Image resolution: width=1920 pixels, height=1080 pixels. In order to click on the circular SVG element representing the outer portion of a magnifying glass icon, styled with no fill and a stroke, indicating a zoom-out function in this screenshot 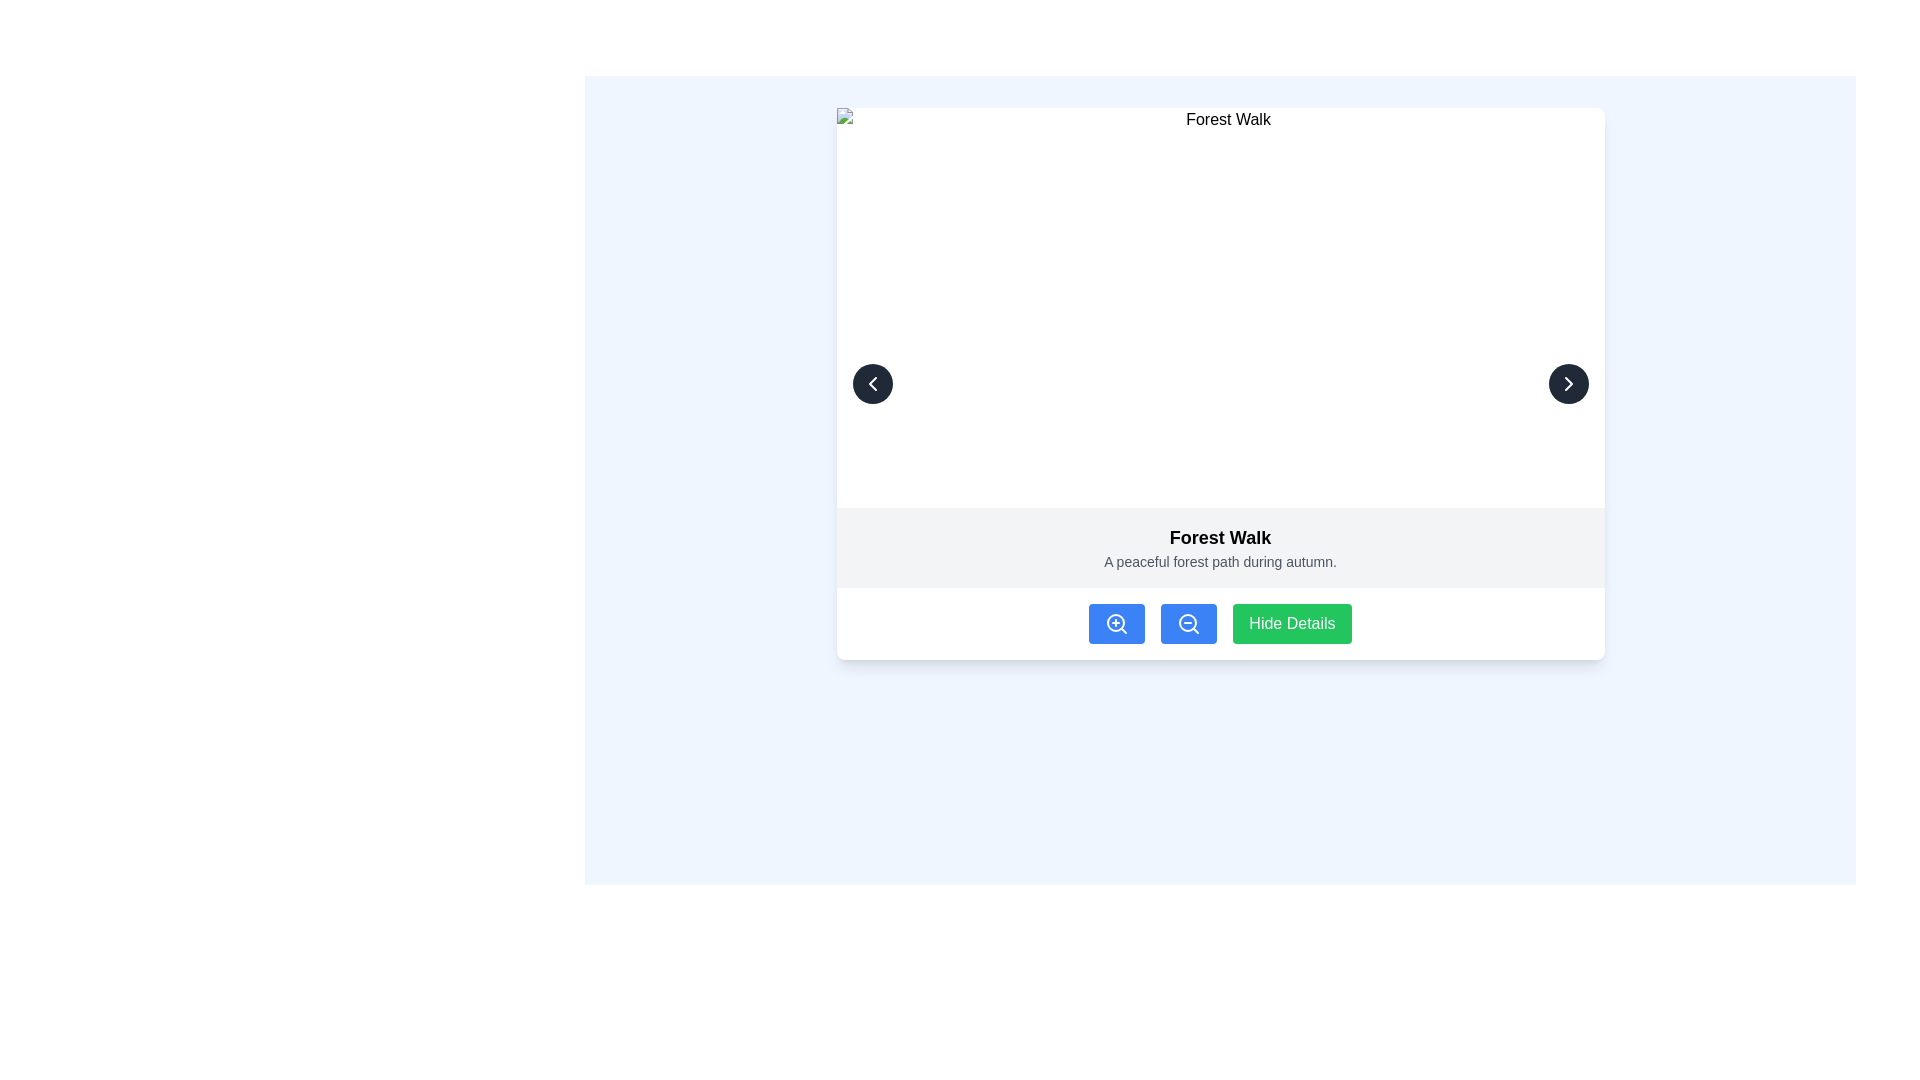, I will do `click(1188, 622)`.